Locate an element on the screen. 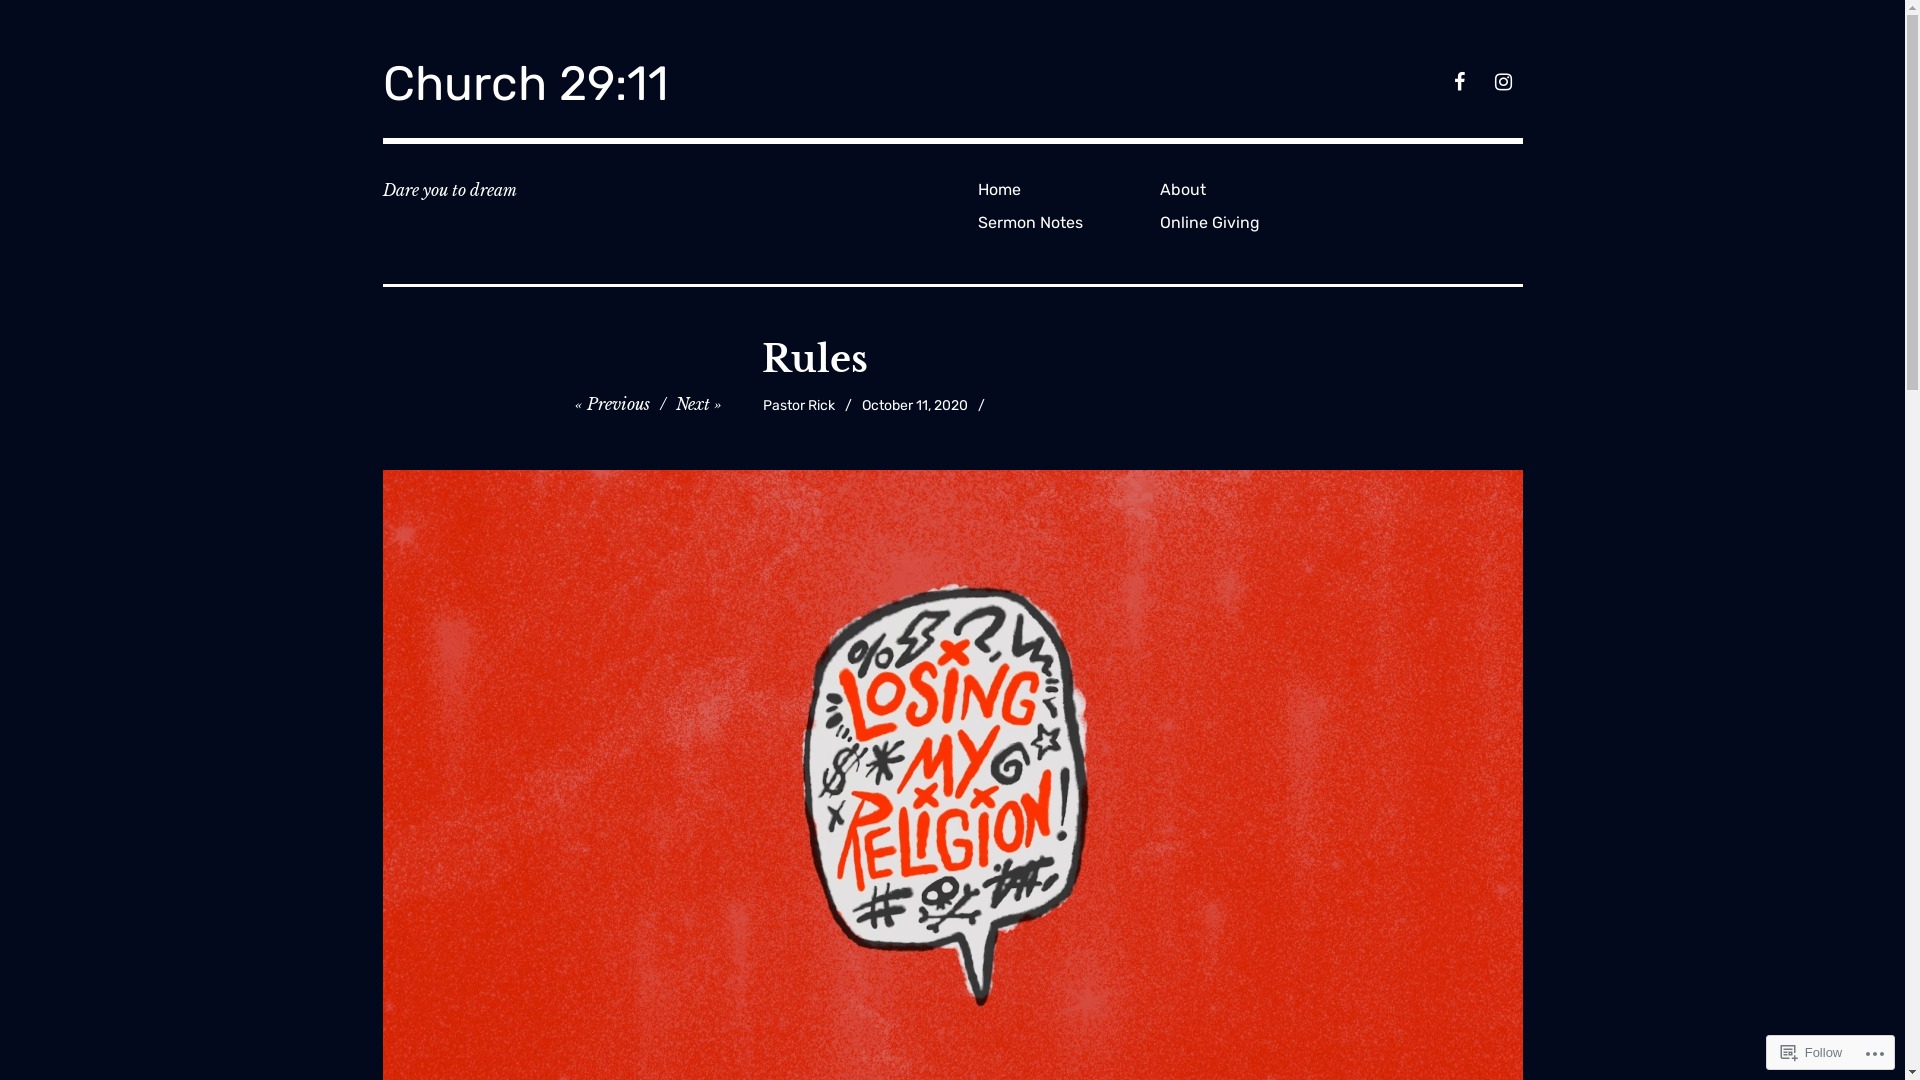  'Previous' is located at coordinates (611, 404).